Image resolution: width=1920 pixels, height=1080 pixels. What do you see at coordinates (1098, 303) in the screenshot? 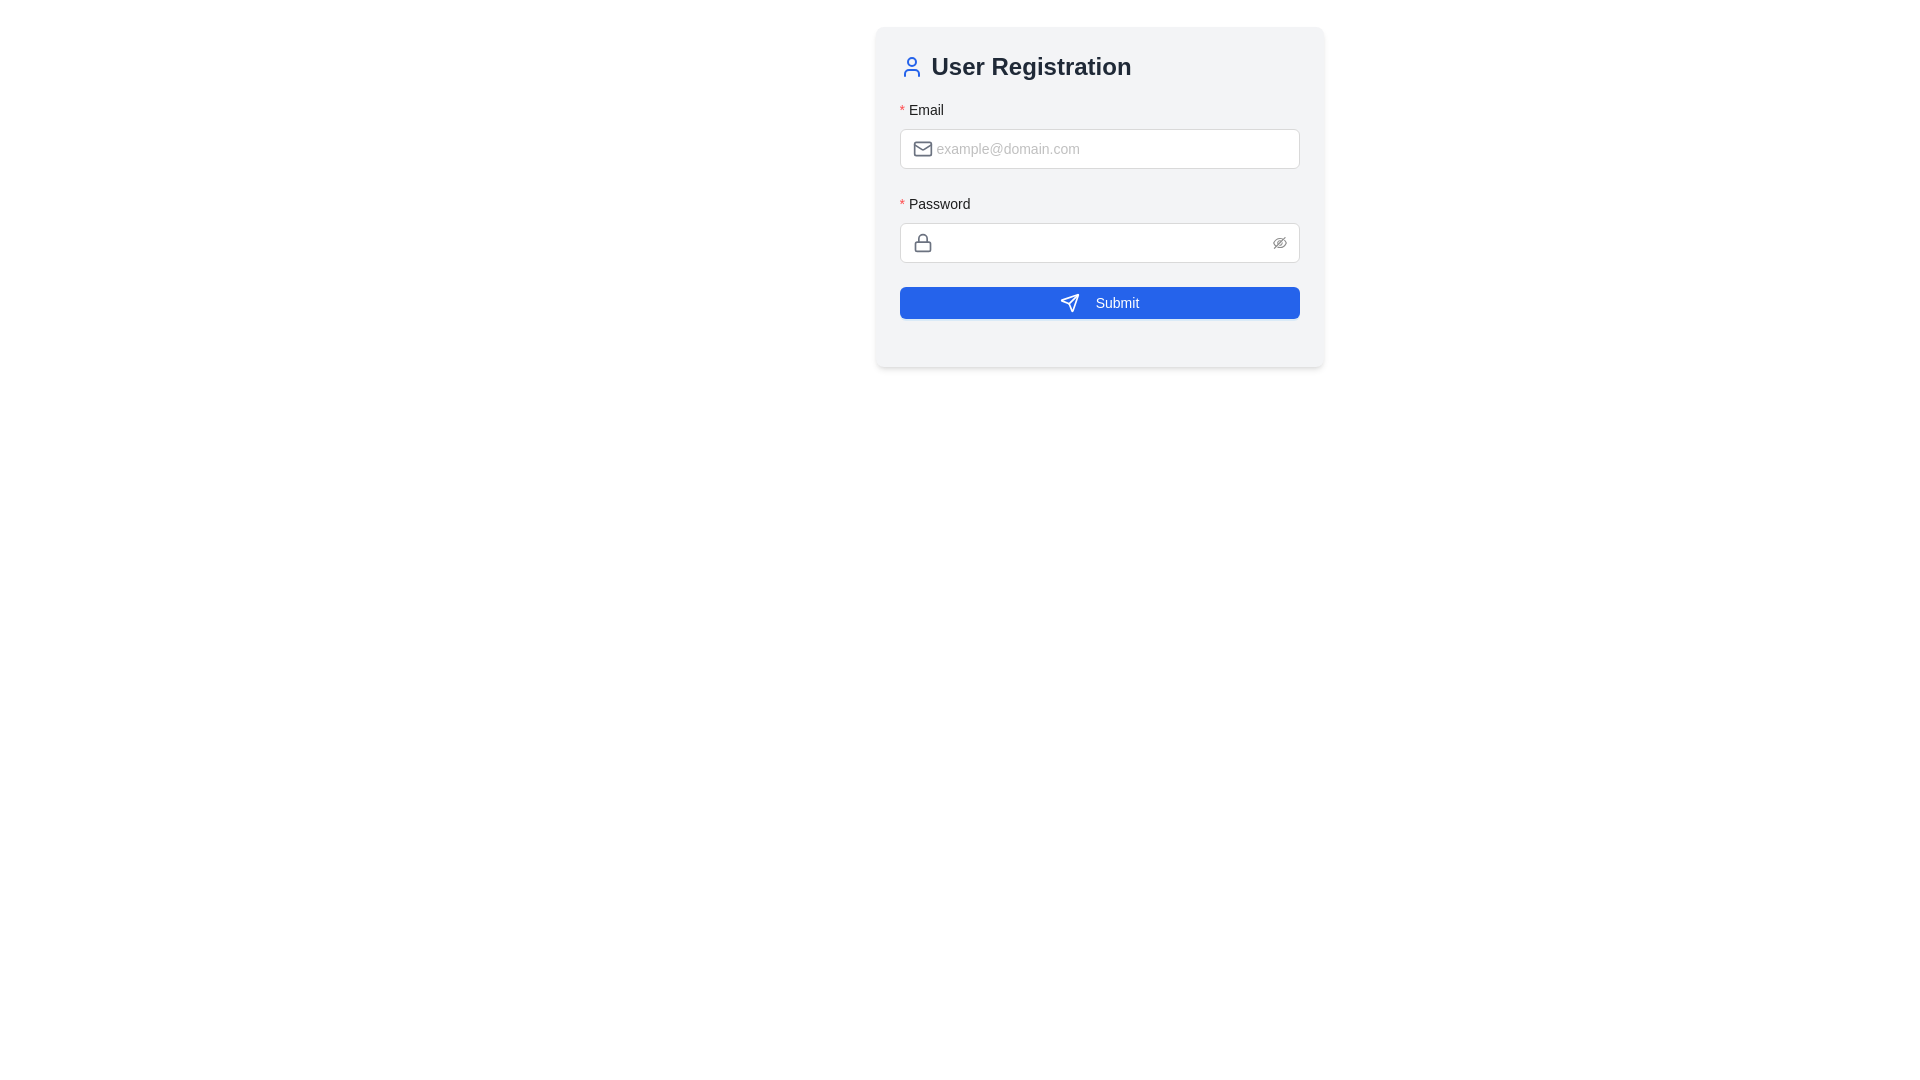
I see `the submission button located at the bottom of the form, which validates and submits the 'Email' and 'Password' fields, using keyboard navigation` at bounding box center [1098, 303].